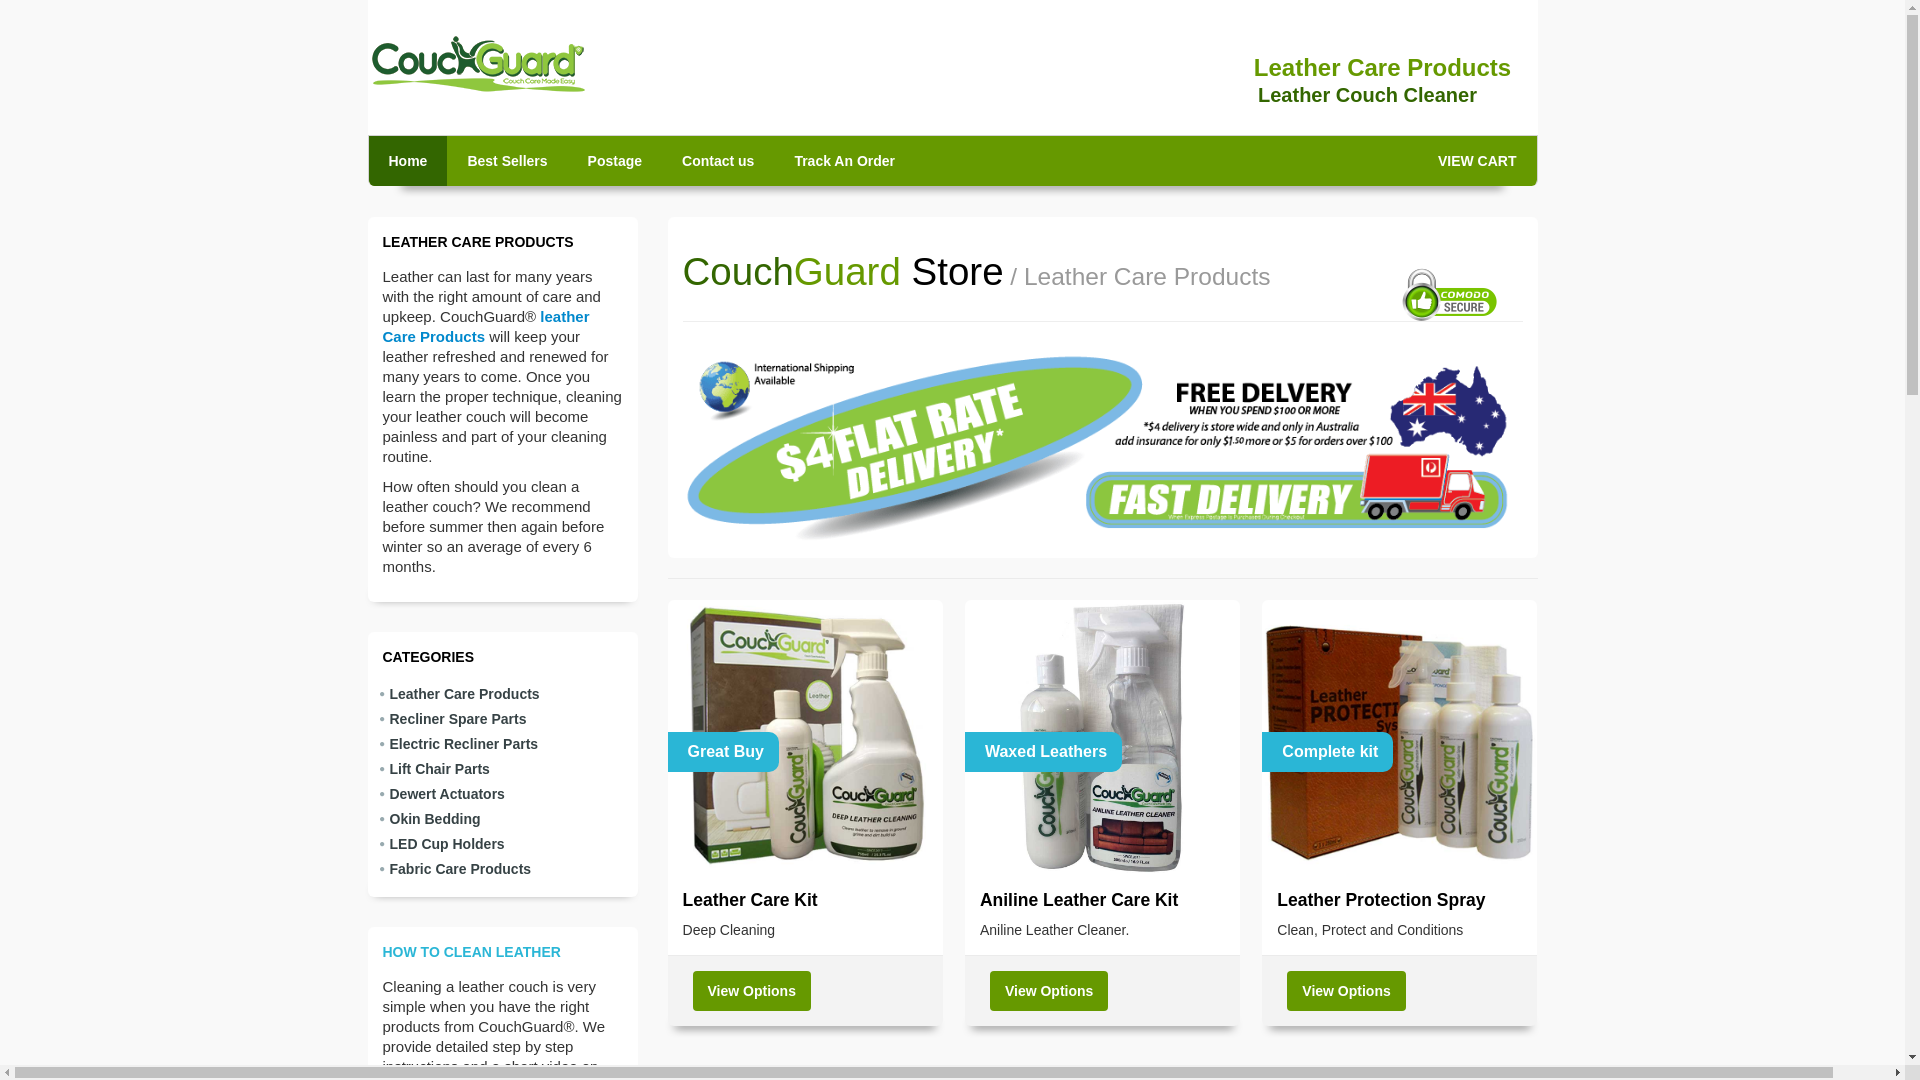  What do you see at coordinates (477, 63) in the screenshot?
I see `'CouchGuard'` at bounding box center [477, 63].